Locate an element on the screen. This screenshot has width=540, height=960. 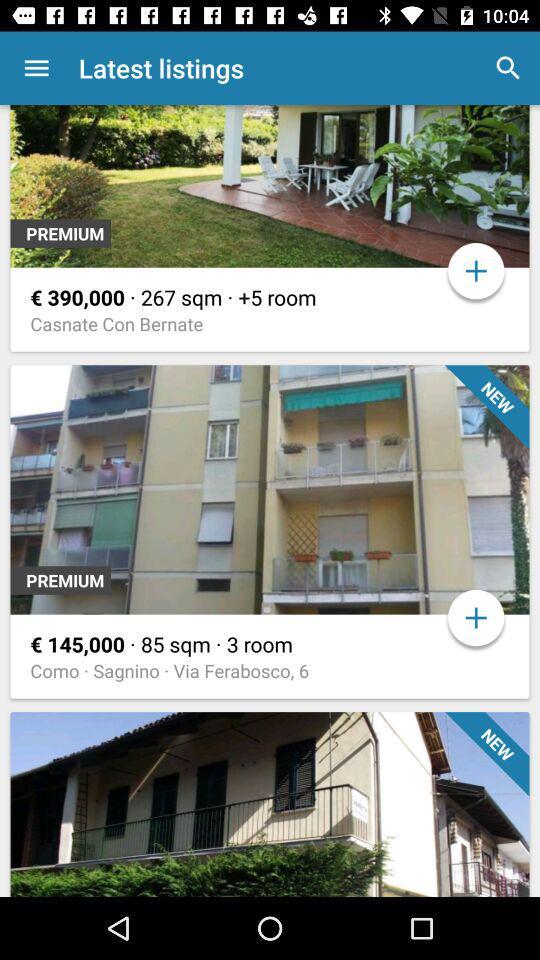
the app next to latest listings icon is located at coordinates (508, 68).